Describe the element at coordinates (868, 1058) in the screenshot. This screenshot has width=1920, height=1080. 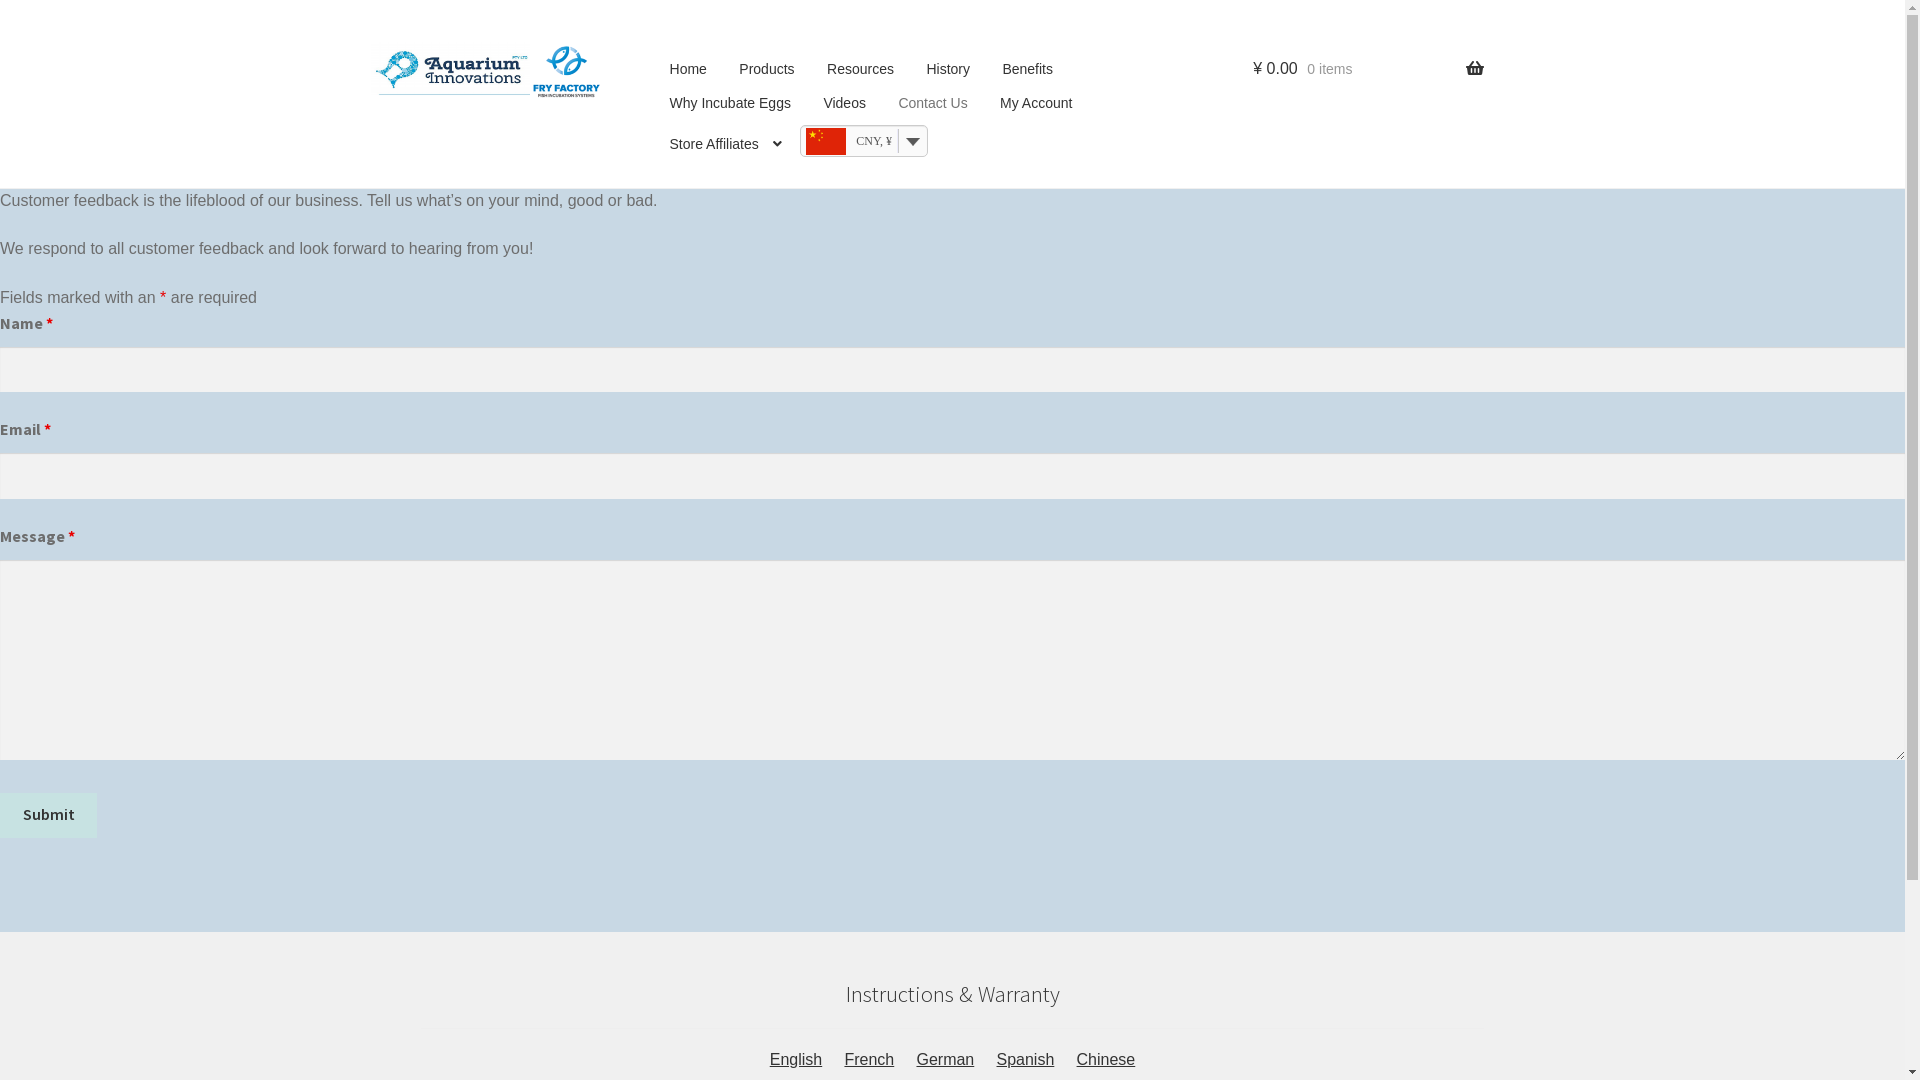
I see `'French'` at that location.